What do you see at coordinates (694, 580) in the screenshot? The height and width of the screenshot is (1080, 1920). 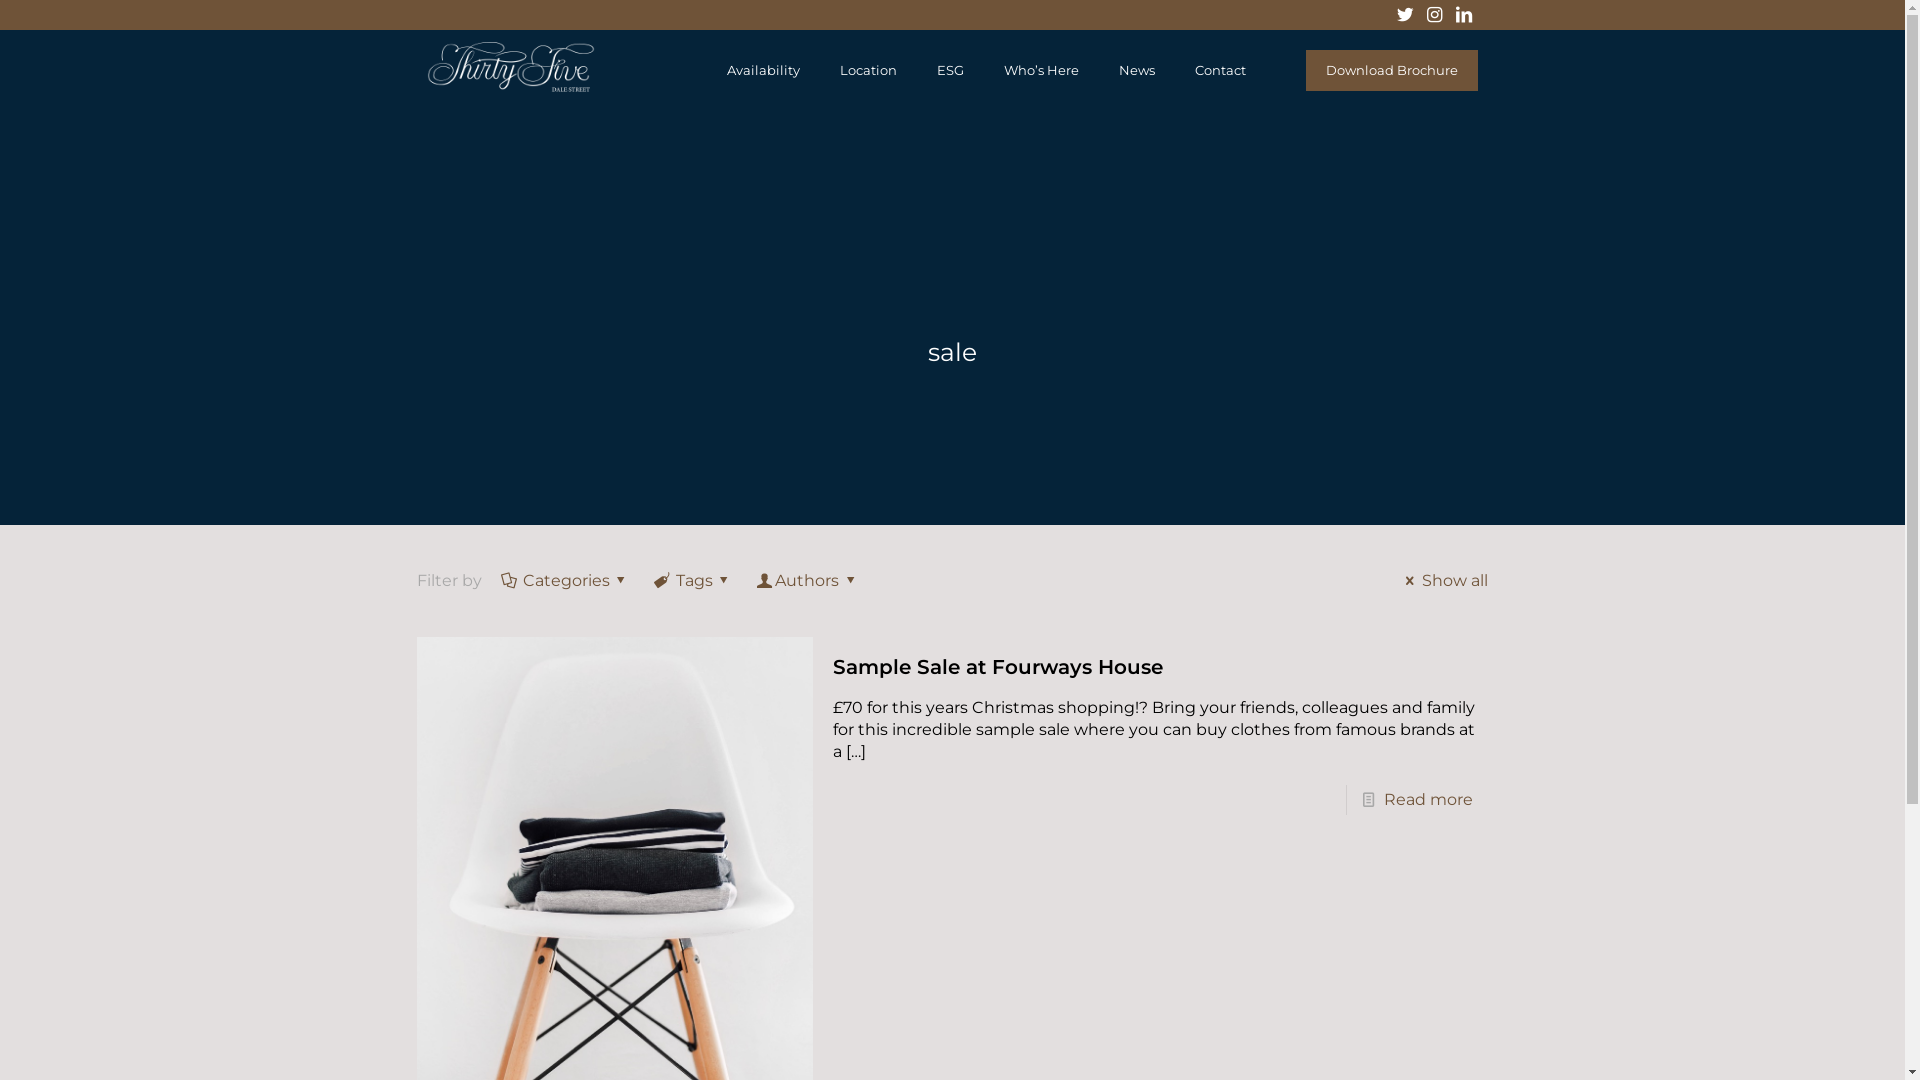 I see `'Tags'` at bounding box center [694, 580].